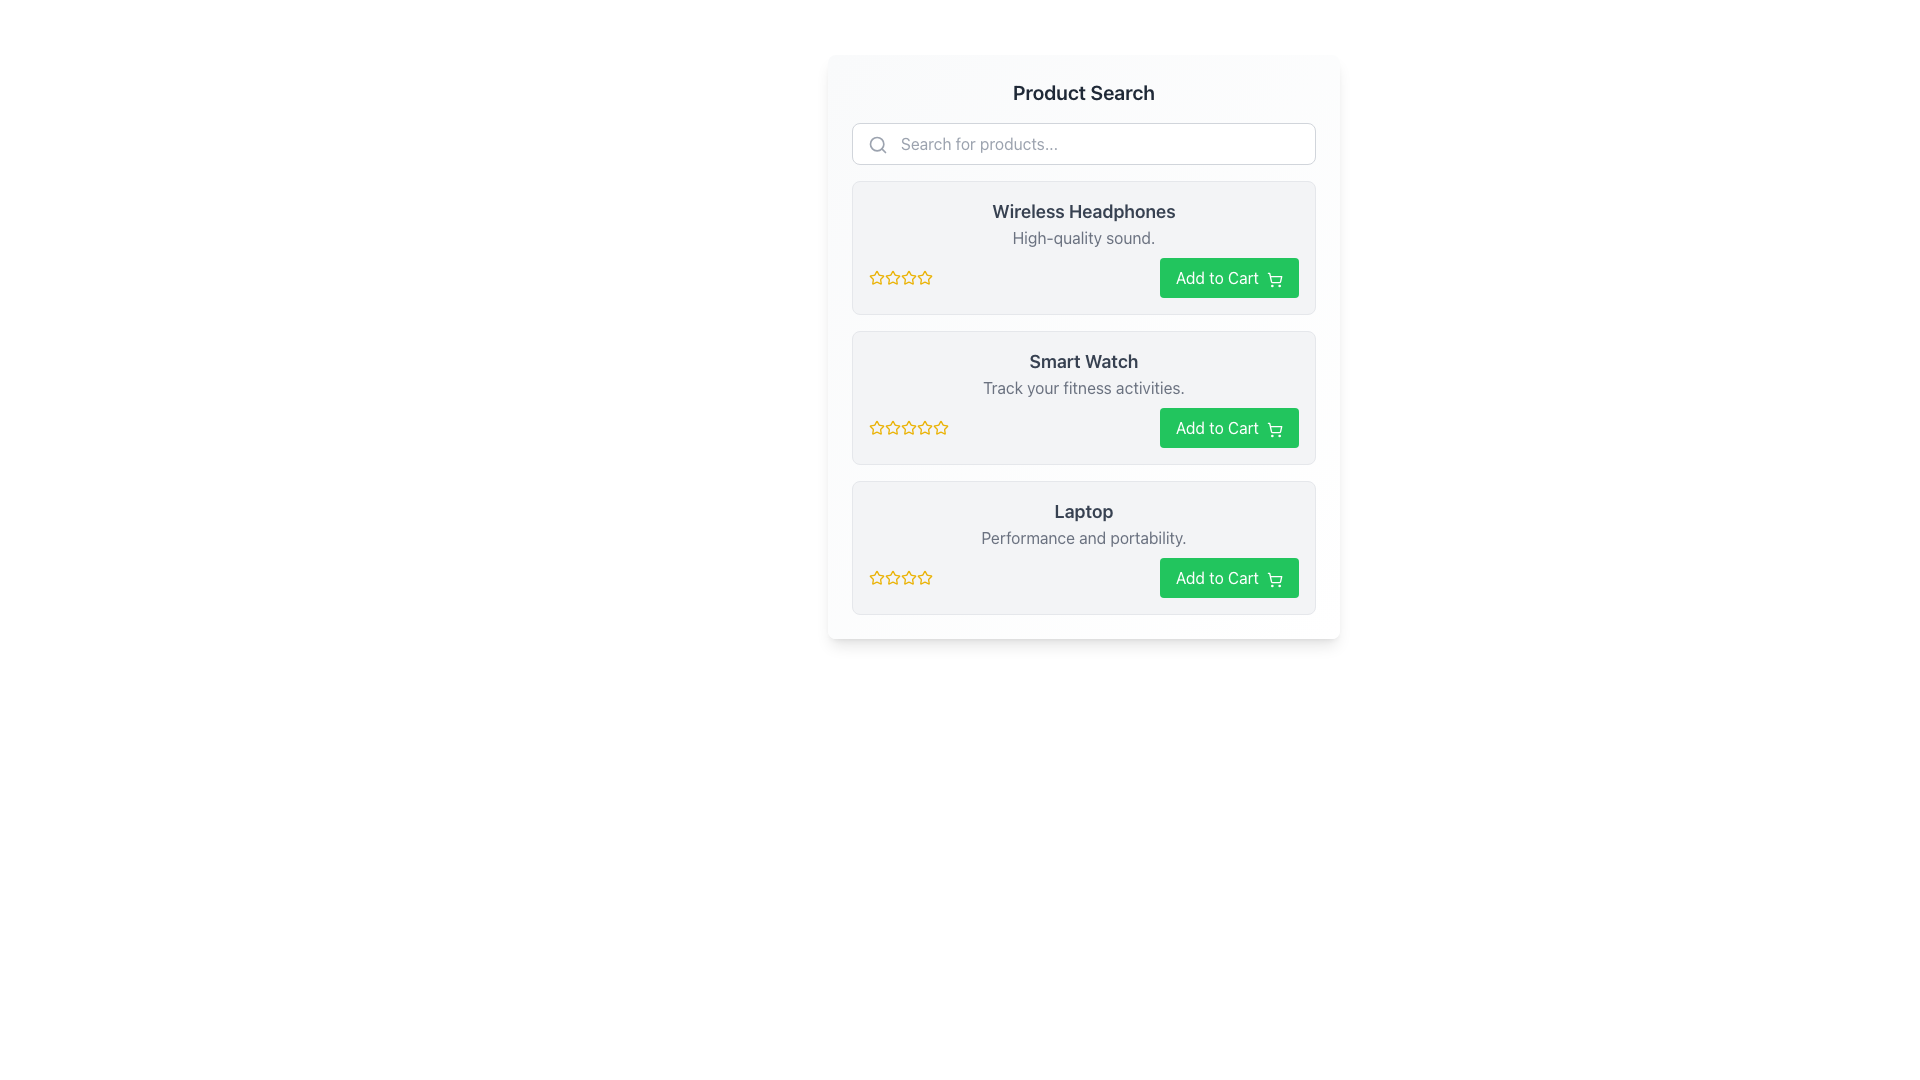 This screenshot has height=1080, width=1920. What do you see at coordinates (1083, 388) in the screenshot?
I see `the text label that describes the 'Smart Watch' product, positioned below the title and above the star ratings` at bounding box center [1083, 388].